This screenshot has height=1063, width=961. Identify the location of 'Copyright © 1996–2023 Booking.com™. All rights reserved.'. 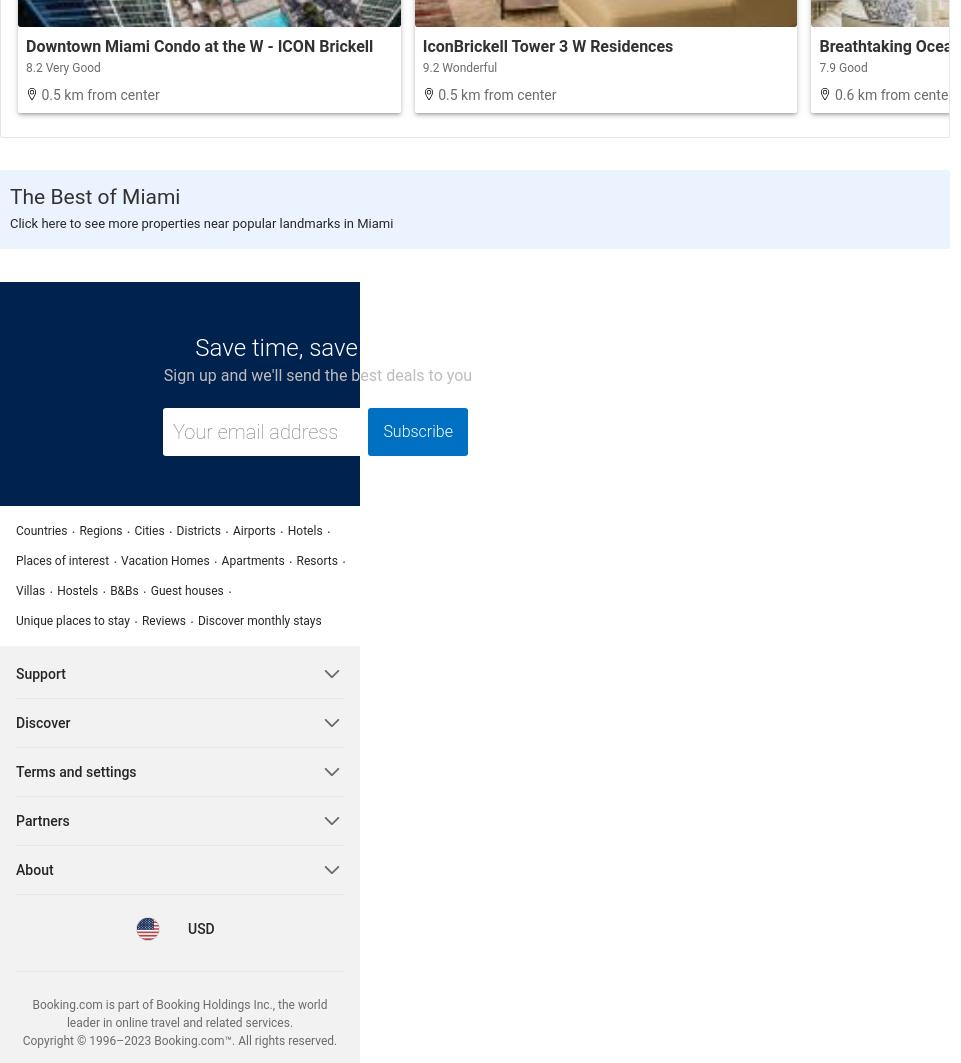
(179, 1039).